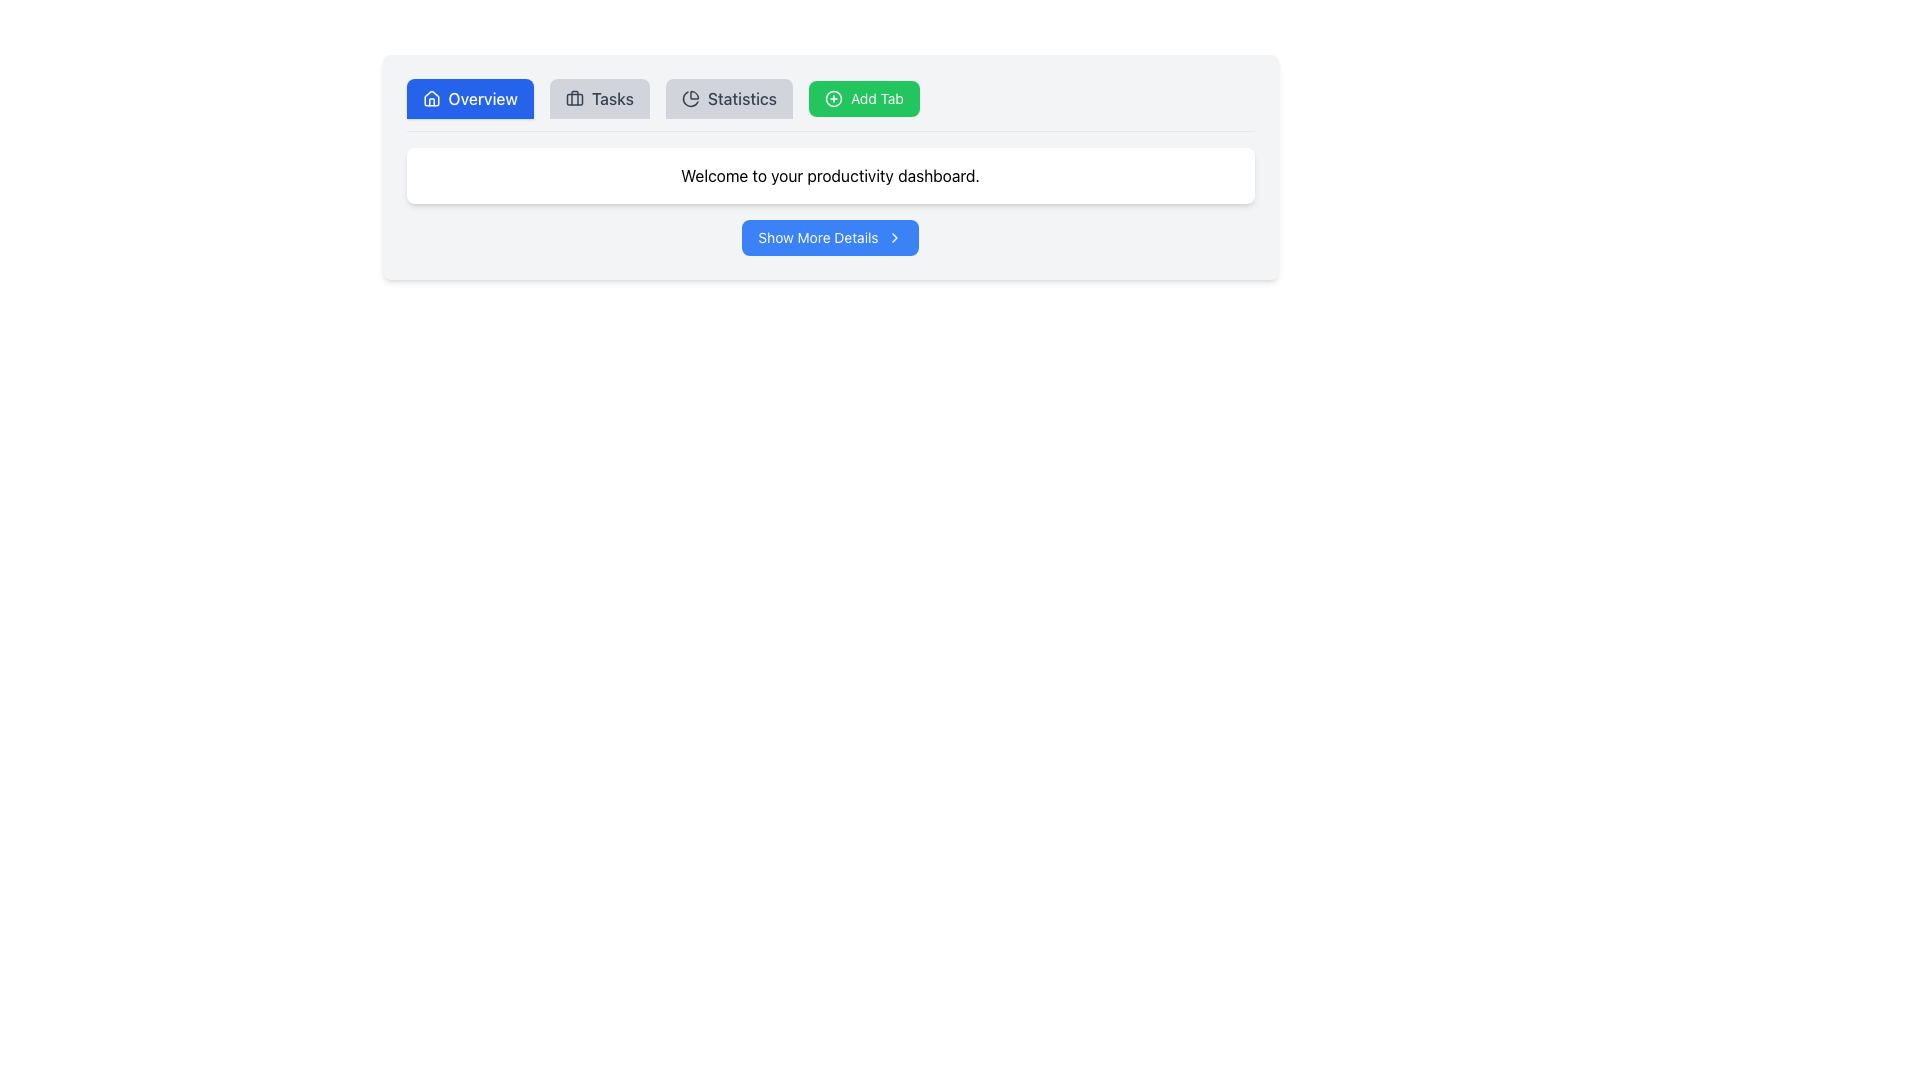  What do you see at coordinates (690, 99) in the screenshot?
I see `the circular pie-chart icon located in the top-right corner of the navigation bar` at bounding box center [690, 99].